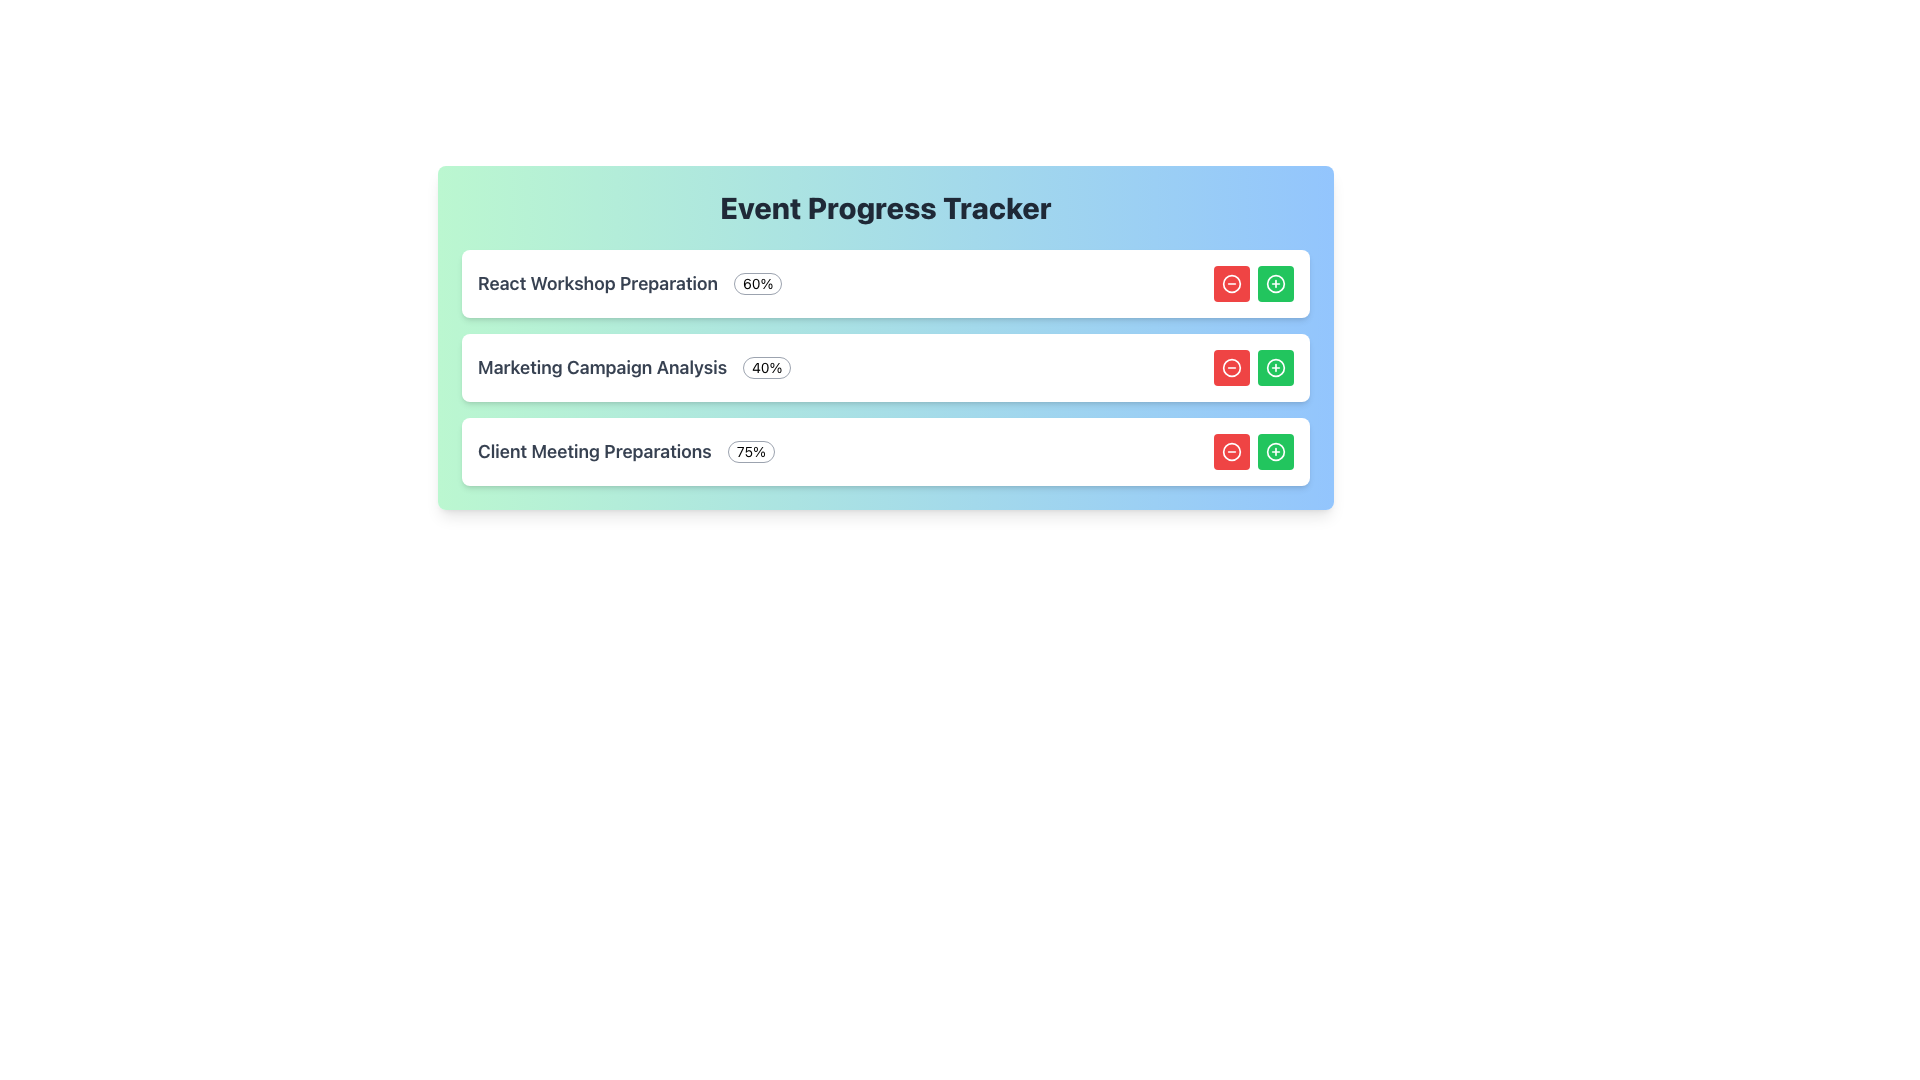 The width and height of the screenshot is (1920, 1080). What do you see at coordinates (1231, 367) in the screenshot?
I see `the circular red outlined button with a horizontal white line, representing a minus symbol` at bounding box center [1231, 367].